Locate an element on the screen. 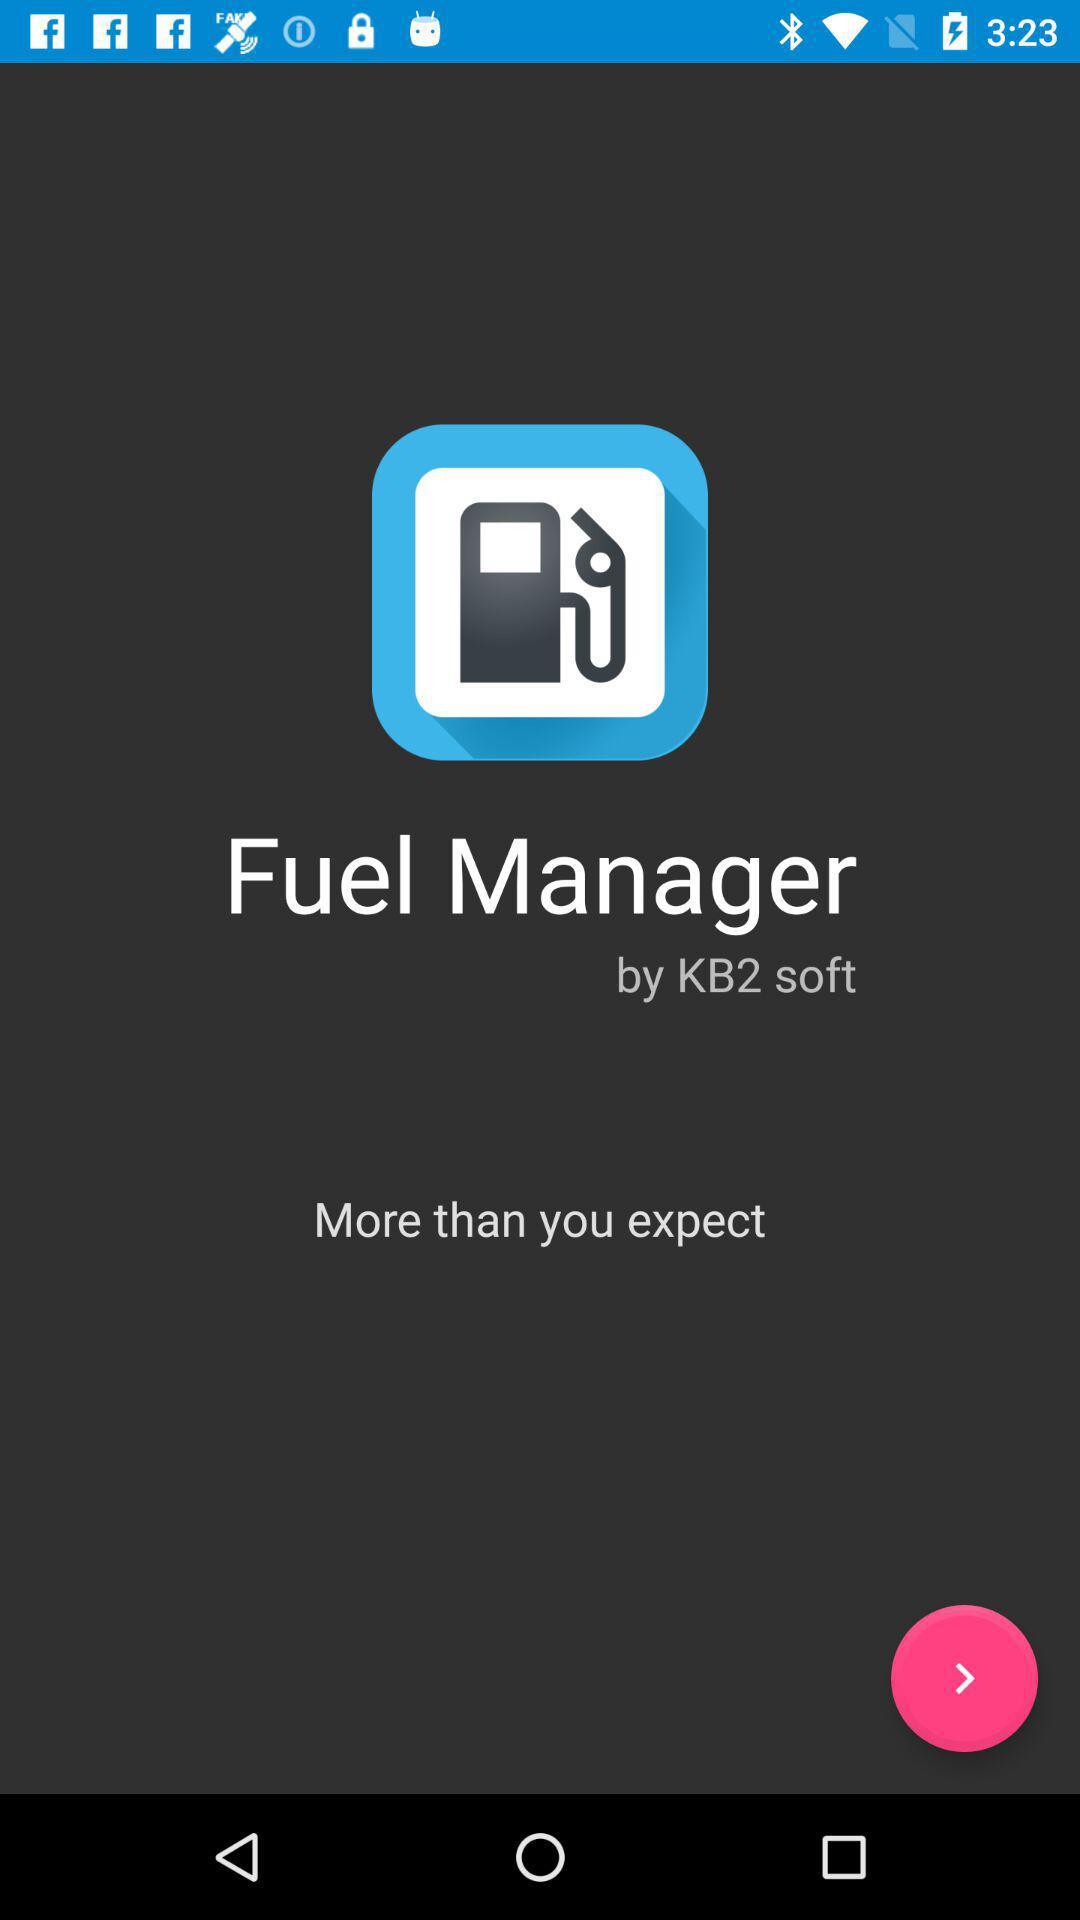 The height and width of the screenshot is (1920, 1080). the icon below the more than you icon is located at coordinates (963, 1678).